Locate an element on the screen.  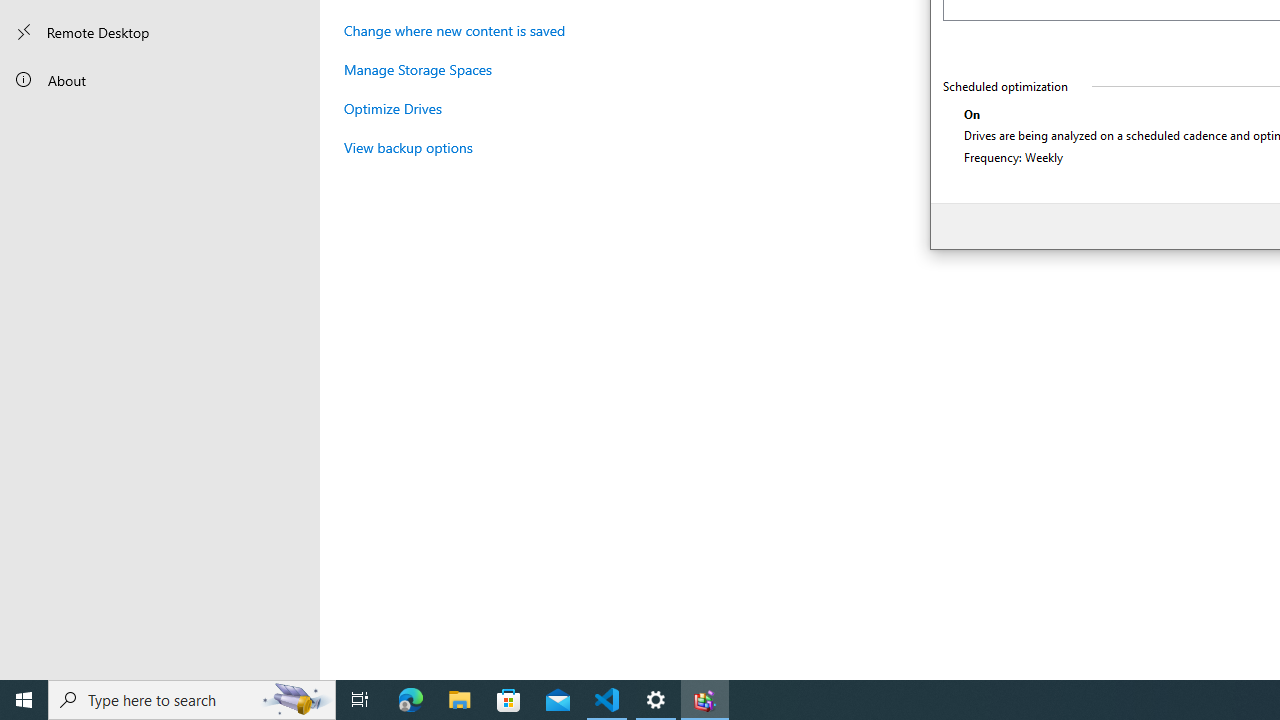
'Microsoft Edge' is located at coordinates (410, 698).